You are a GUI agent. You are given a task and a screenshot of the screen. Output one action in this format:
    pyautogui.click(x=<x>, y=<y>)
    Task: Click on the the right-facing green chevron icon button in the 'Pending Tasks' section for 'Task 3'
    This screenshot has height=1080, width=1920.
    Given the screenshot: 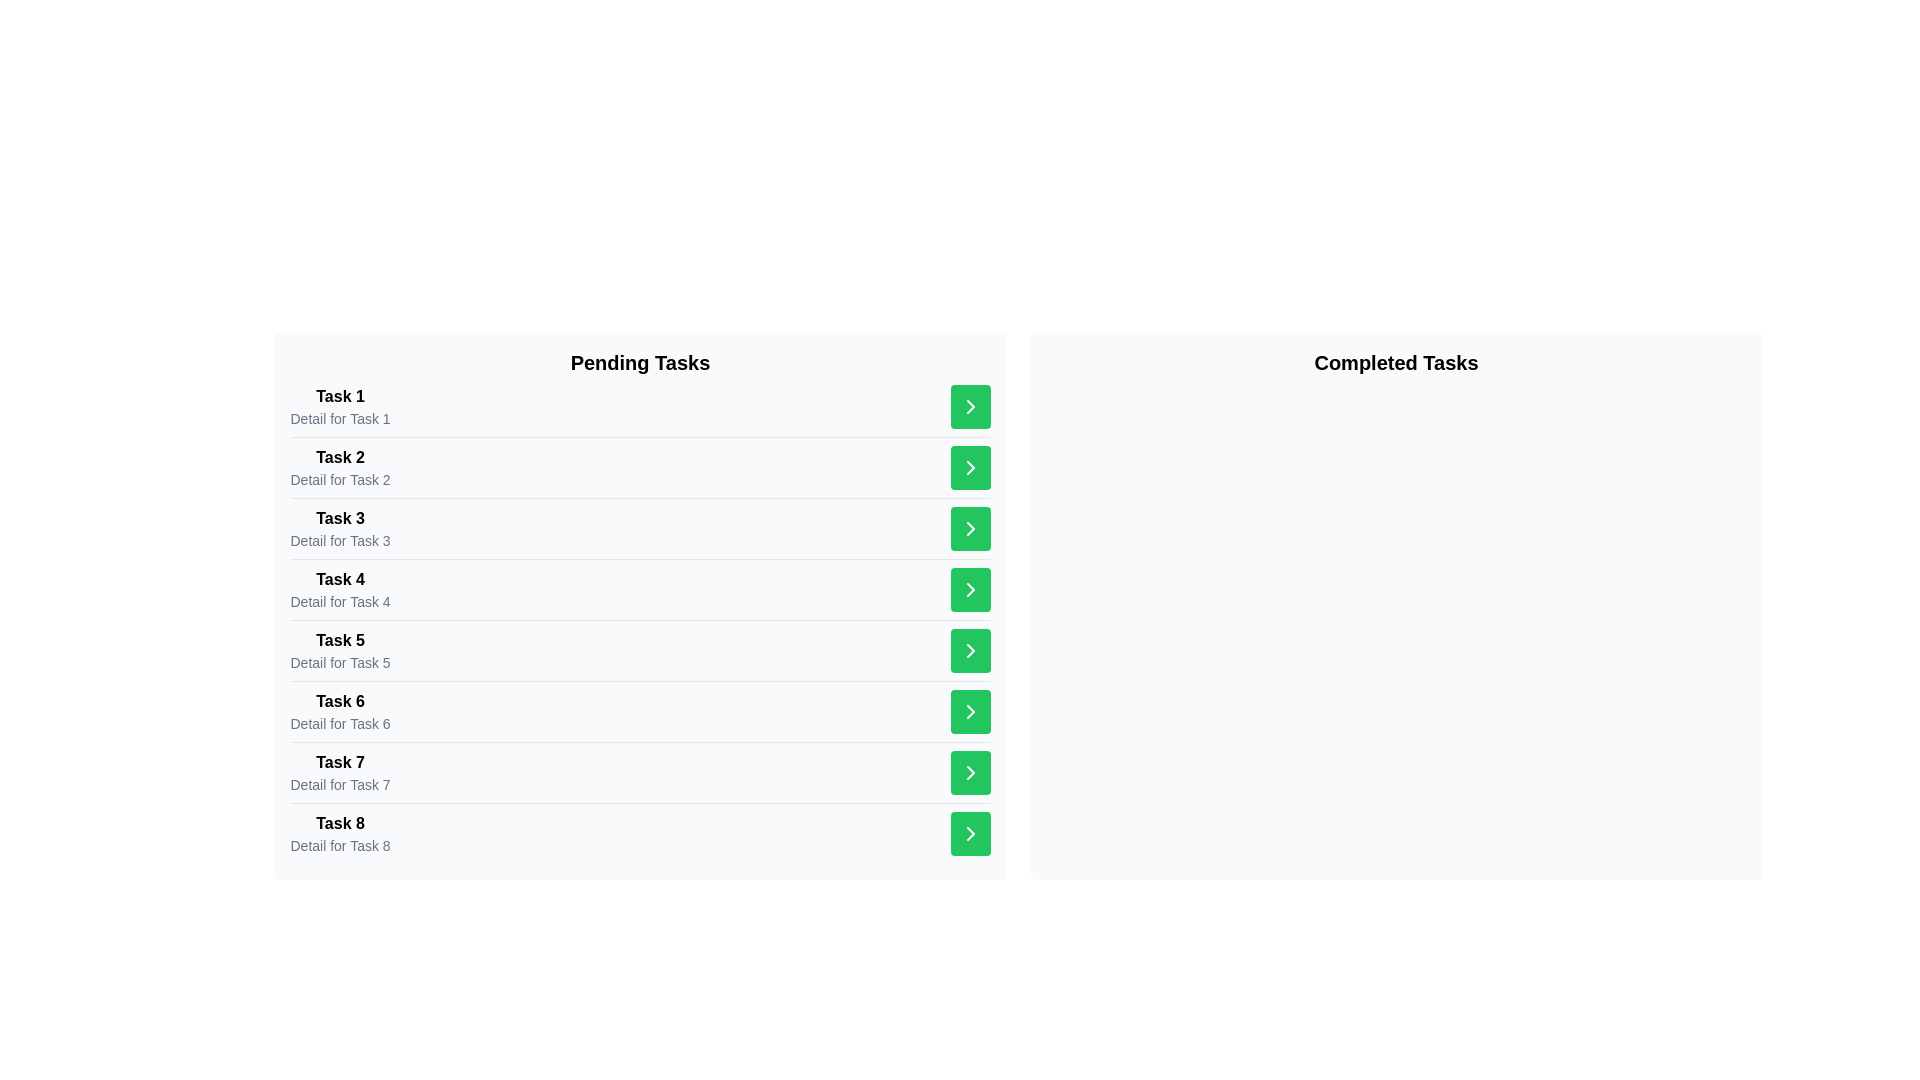 What is the action you would take?
    pyautogui.click(x=970, y=467)
    